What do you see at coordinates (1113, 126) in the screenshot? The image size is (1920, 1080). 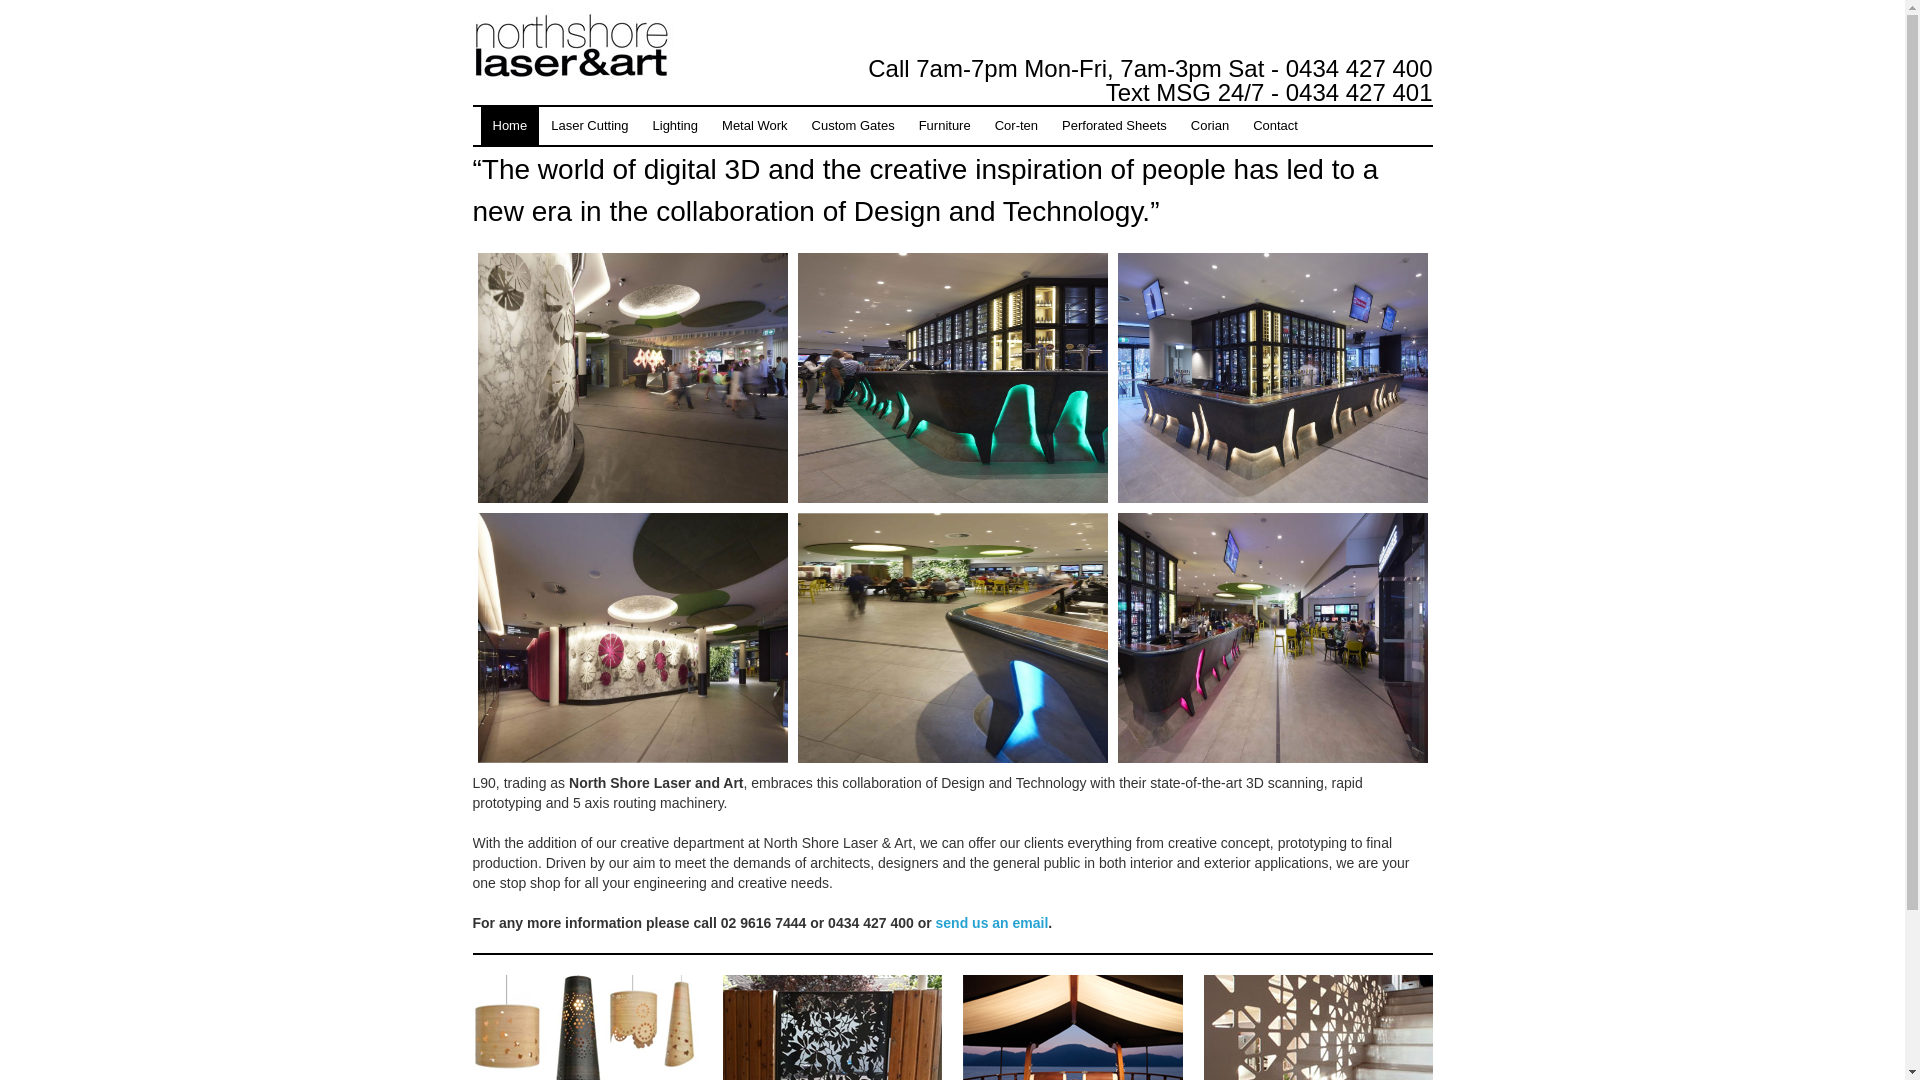 I see `'Perforated Sheets'` at bounding box center [1113, 126].